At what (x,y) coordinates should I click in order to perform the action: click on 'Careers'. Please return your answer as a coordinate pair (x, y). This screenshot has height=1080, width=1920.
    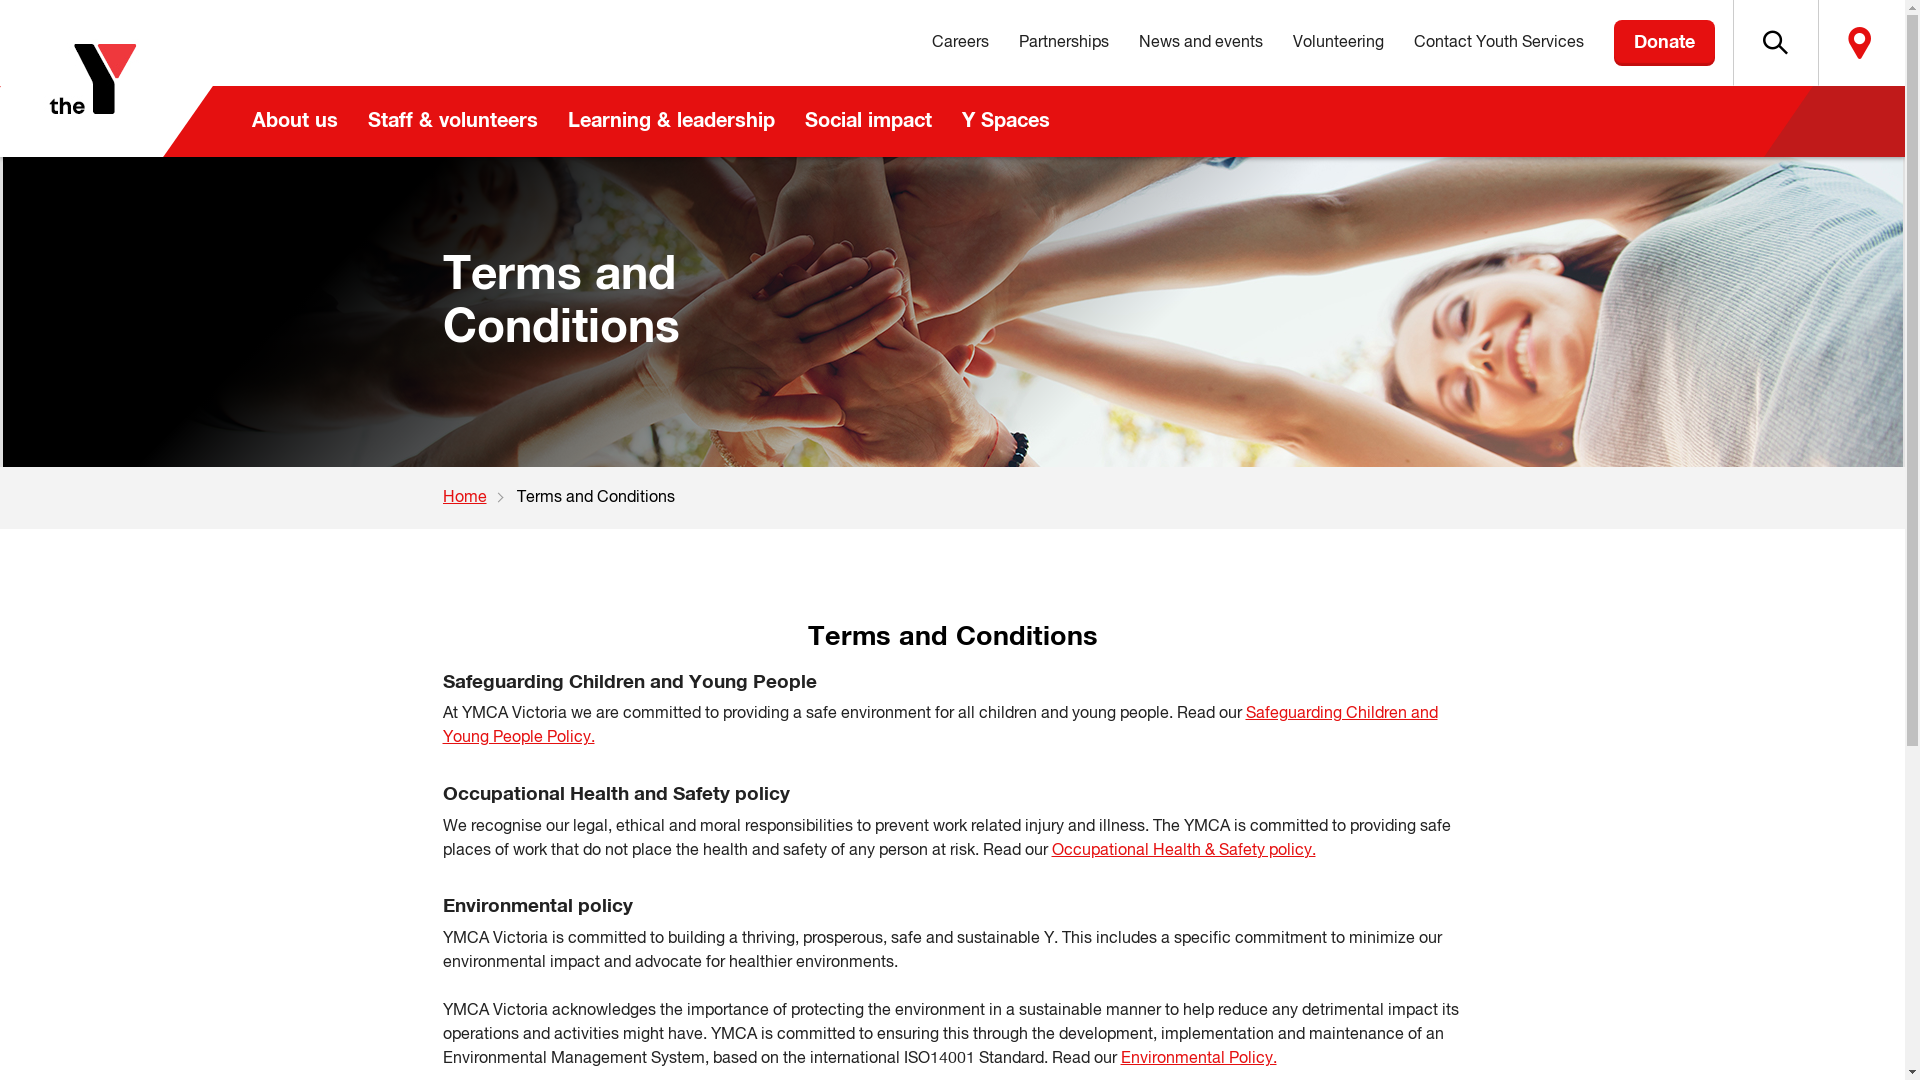
    Looking at the image, I should click on (958, 42).